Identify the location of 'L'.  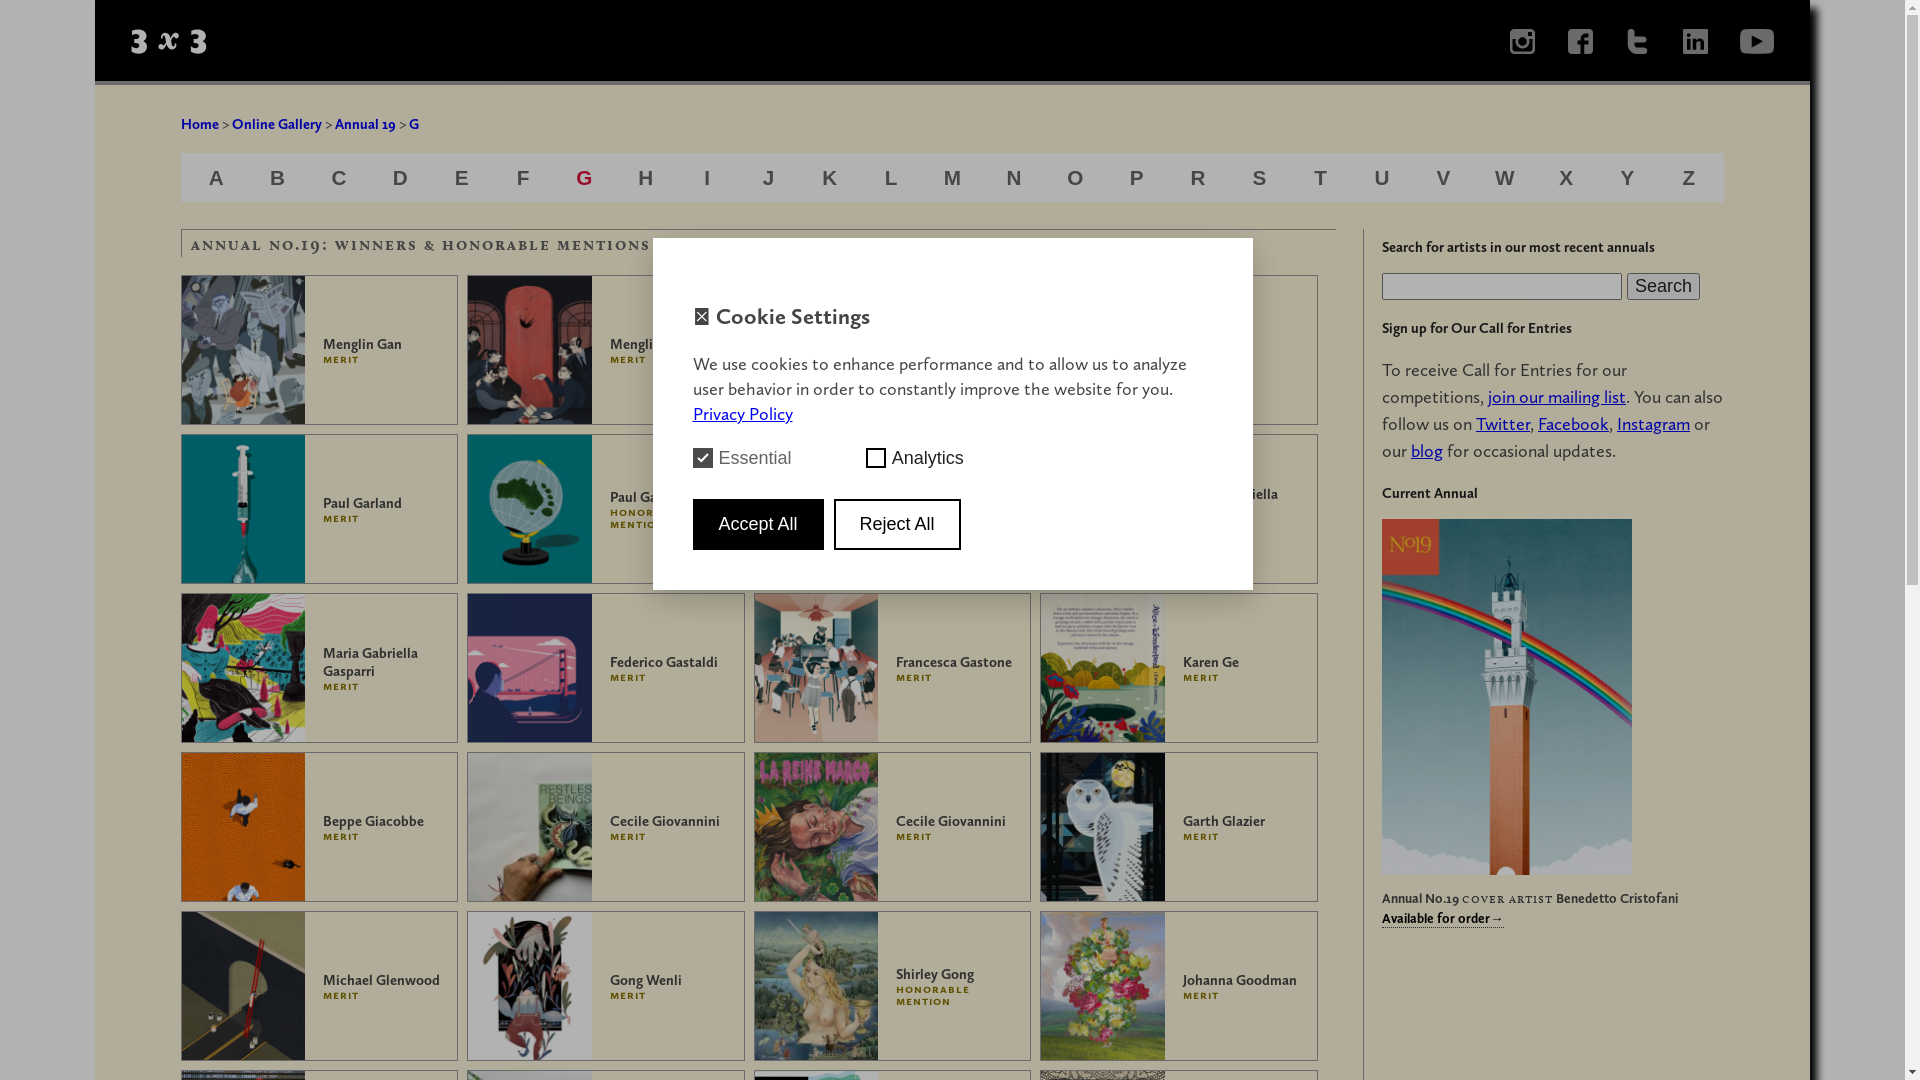
(890, 176).